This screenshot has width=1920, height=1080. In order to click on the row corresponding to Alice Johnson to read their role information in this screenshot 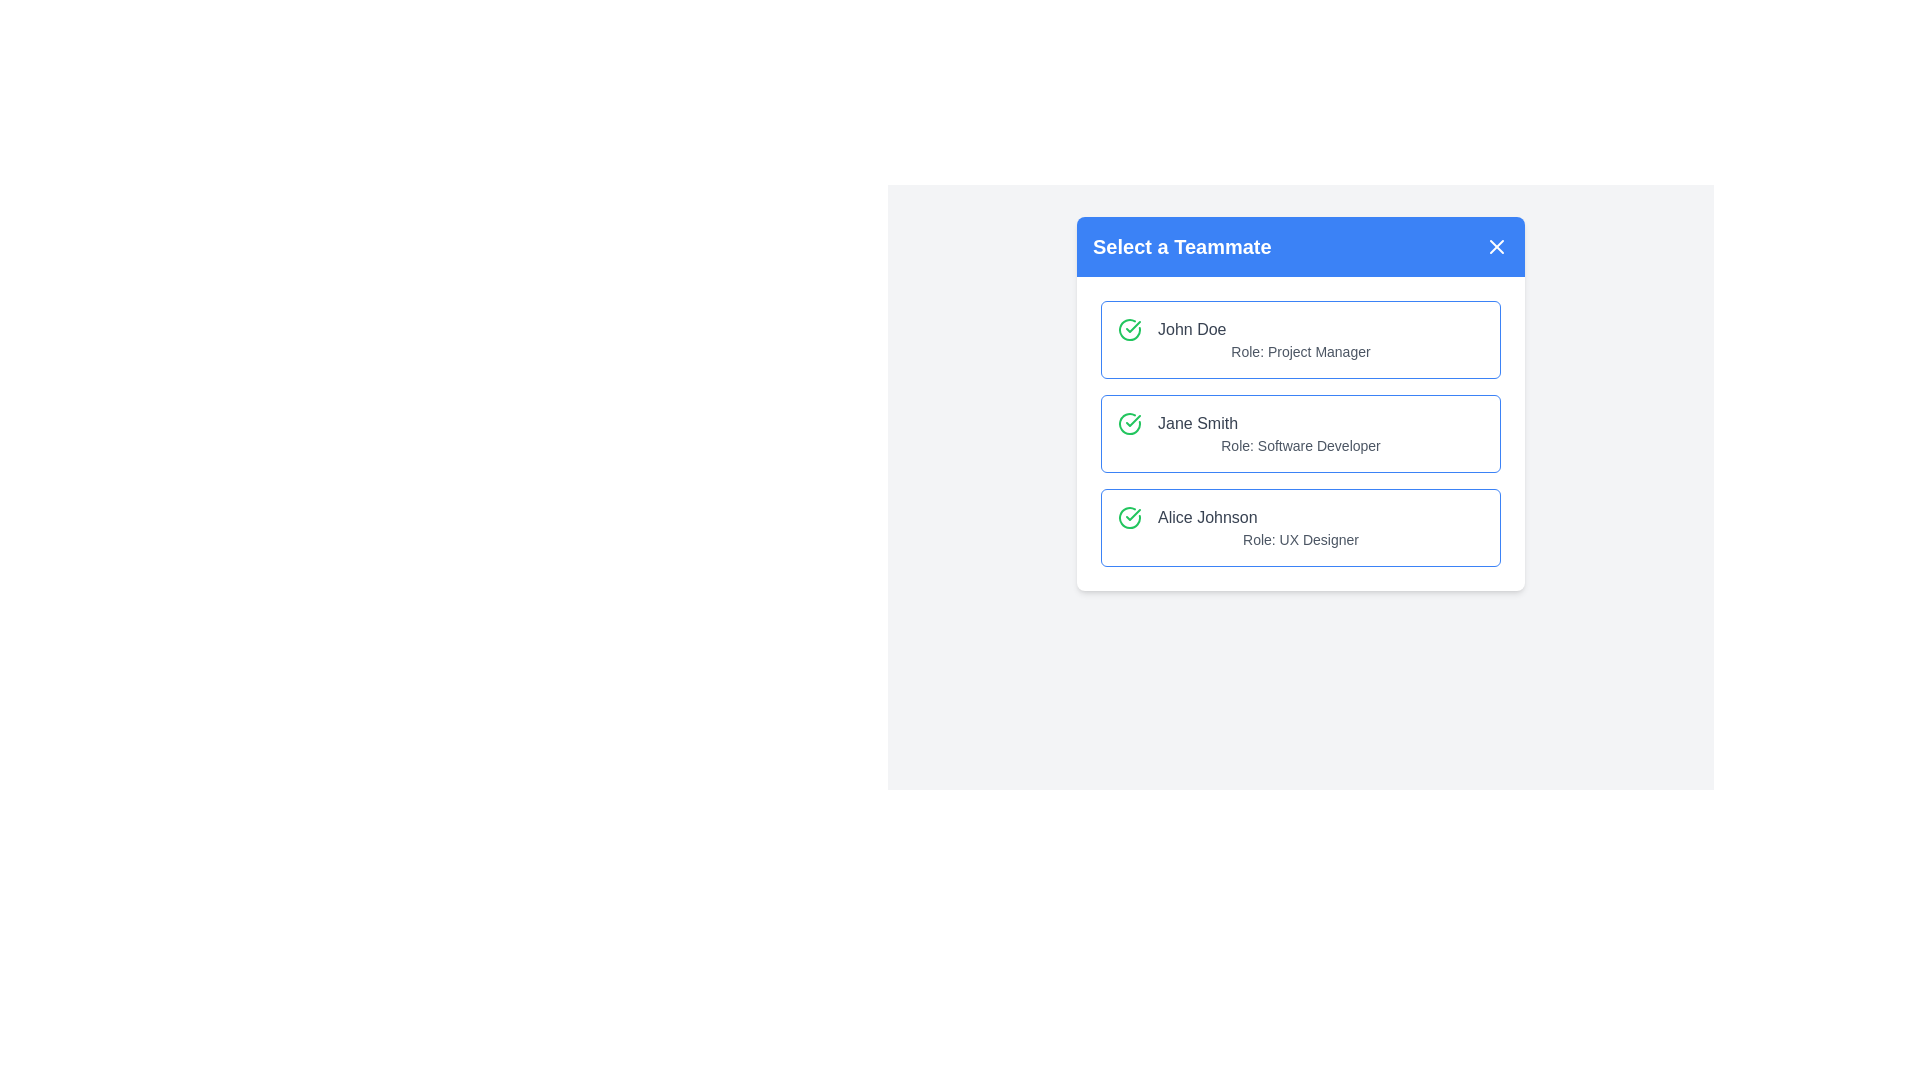, I will do `click(1300, 527)`.